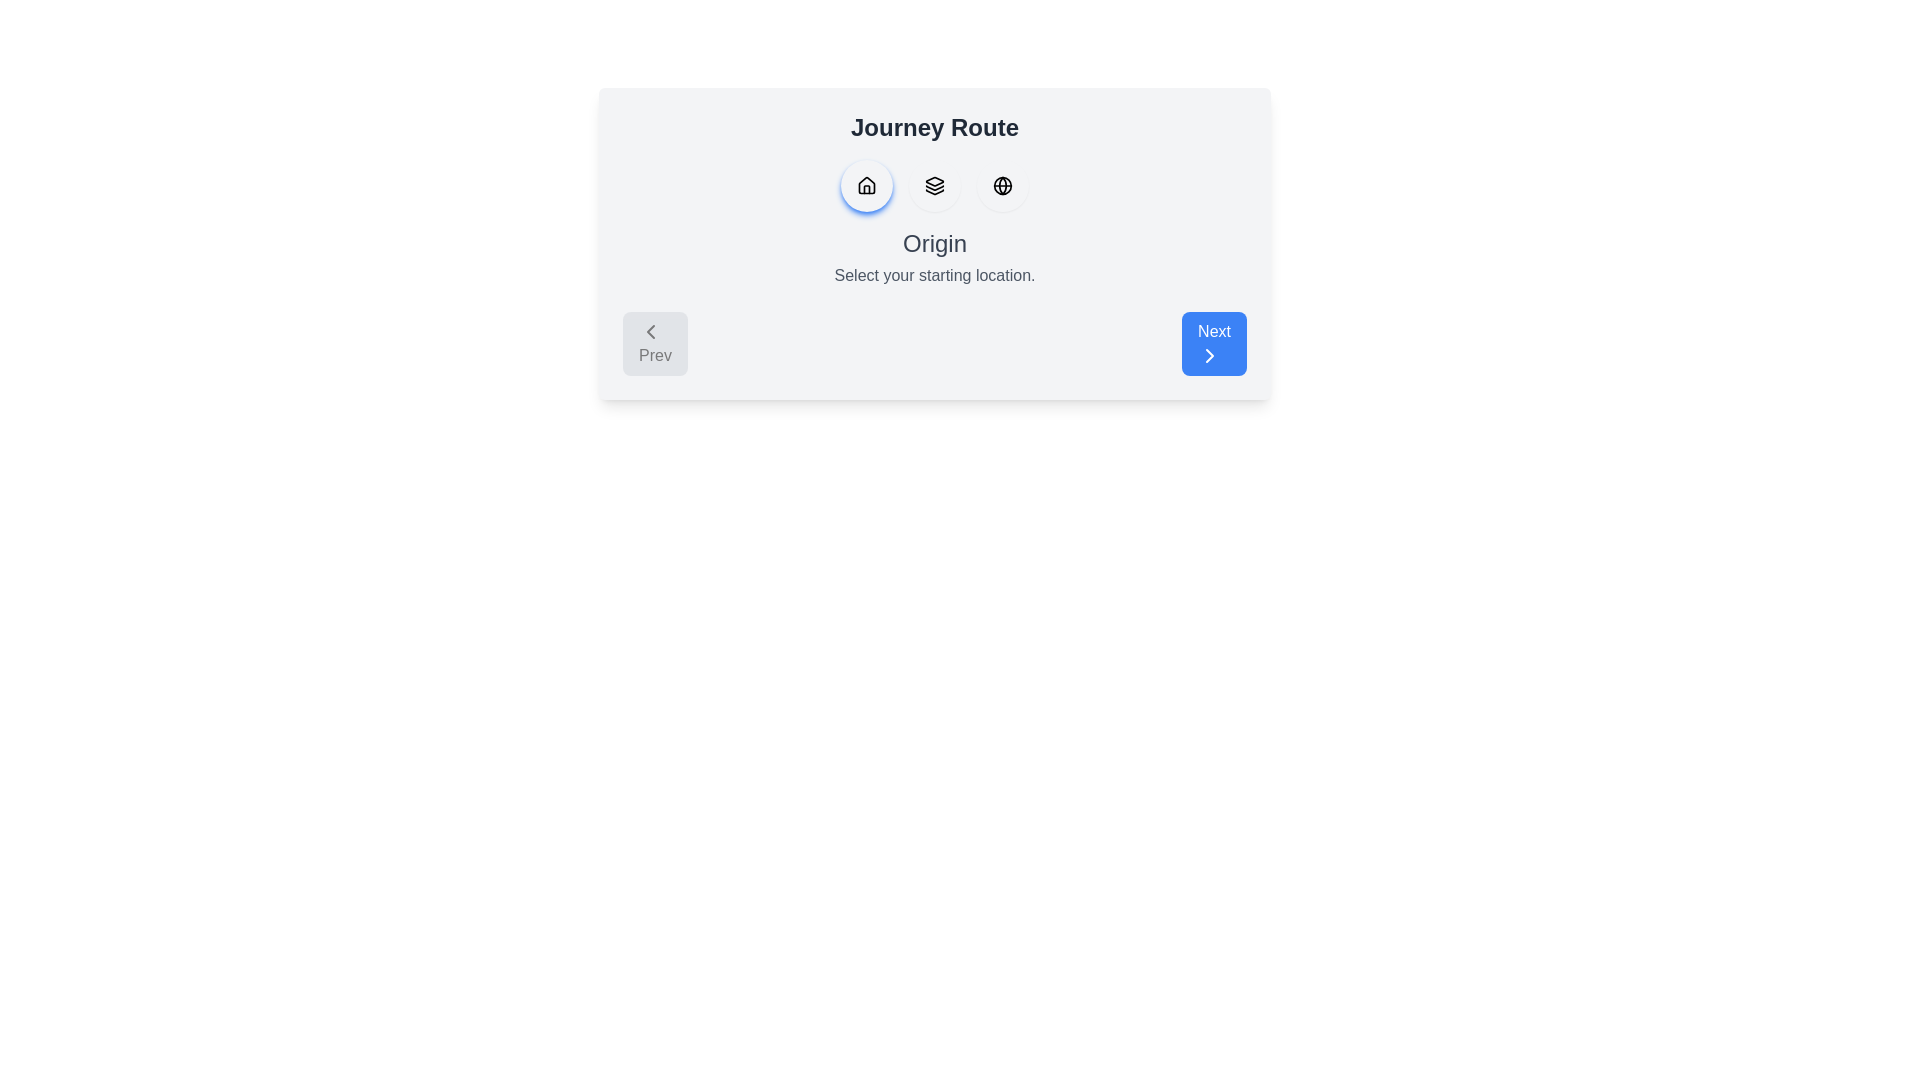 The width and height of the screenshot is (1920, 1080). What do you see at coordinates (651, 330) in the screenshot?
I see `the chevron arrow icon that indicates the 'Prev' button, located at the bottom-left corner of the content area` at bounding box center [651, 330].